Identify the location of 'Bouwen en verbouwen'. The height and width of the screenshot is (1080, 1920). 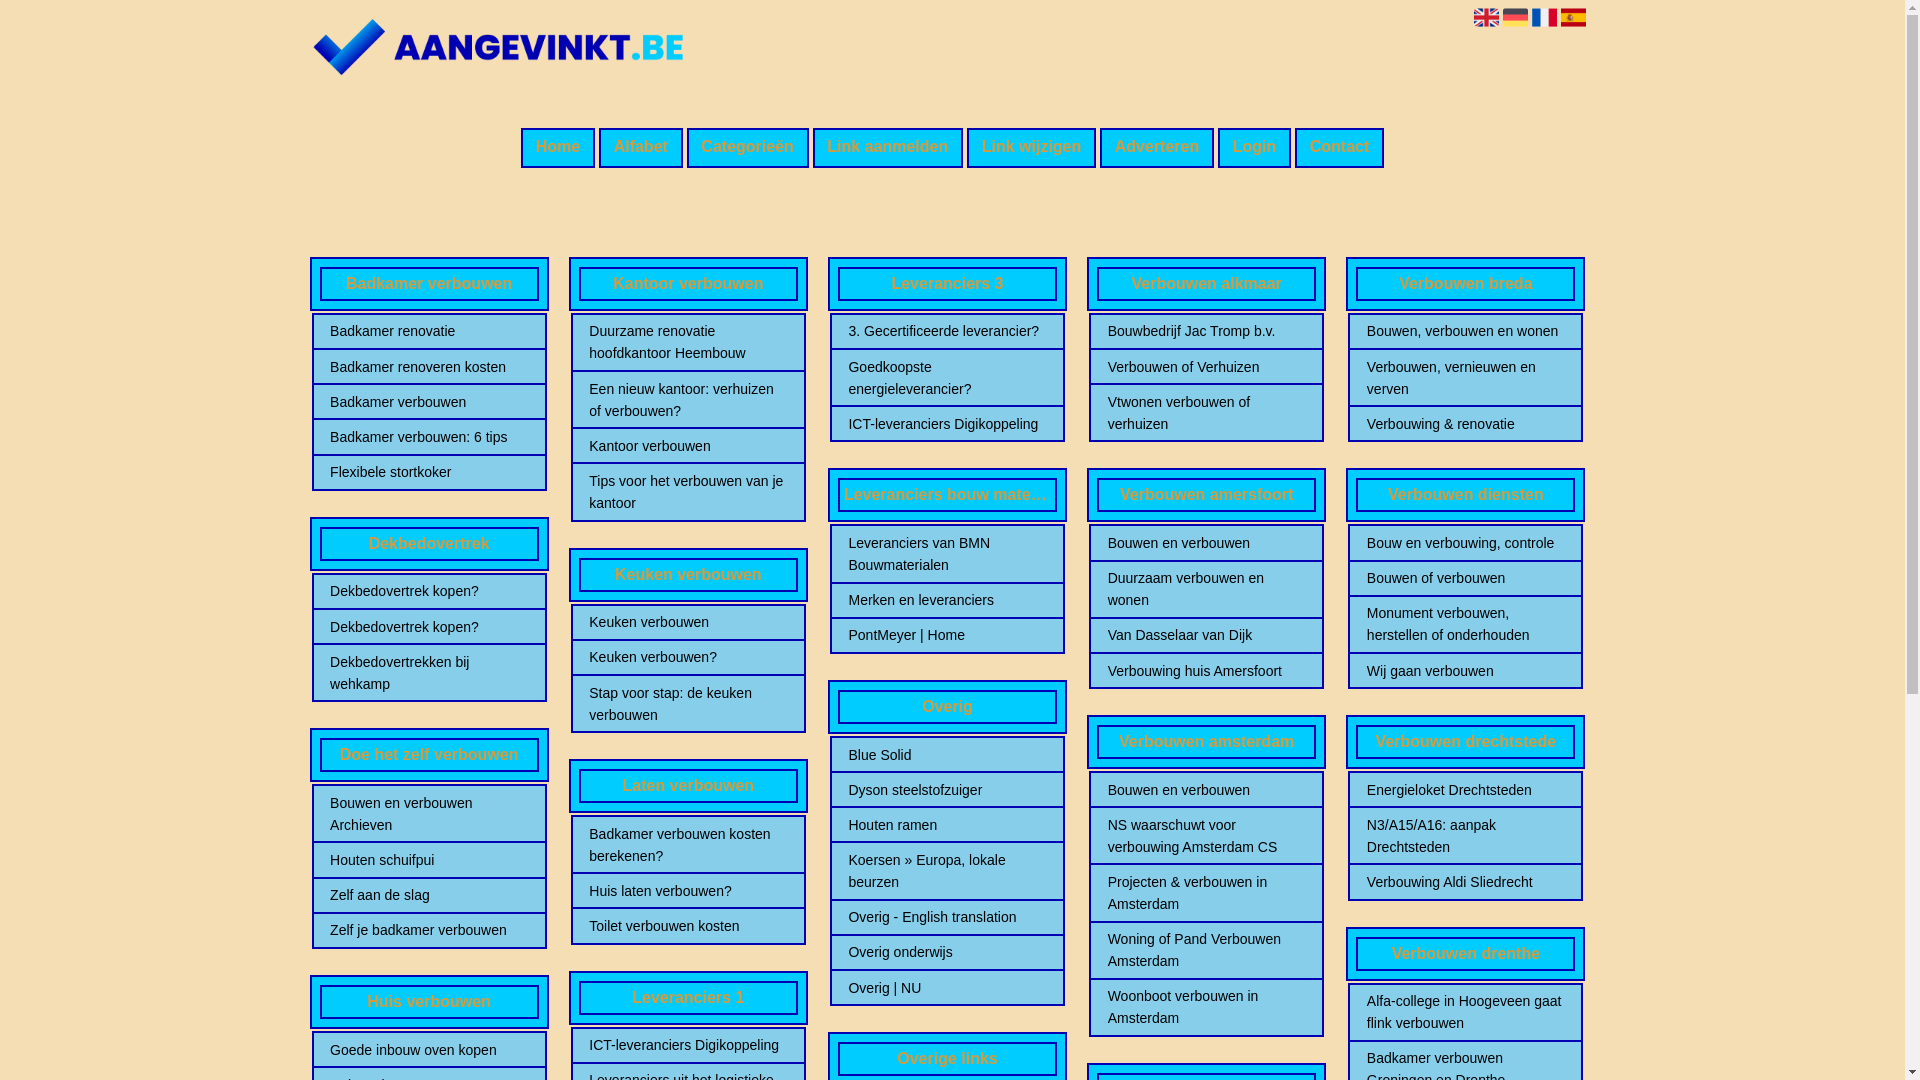
(1205, 543).